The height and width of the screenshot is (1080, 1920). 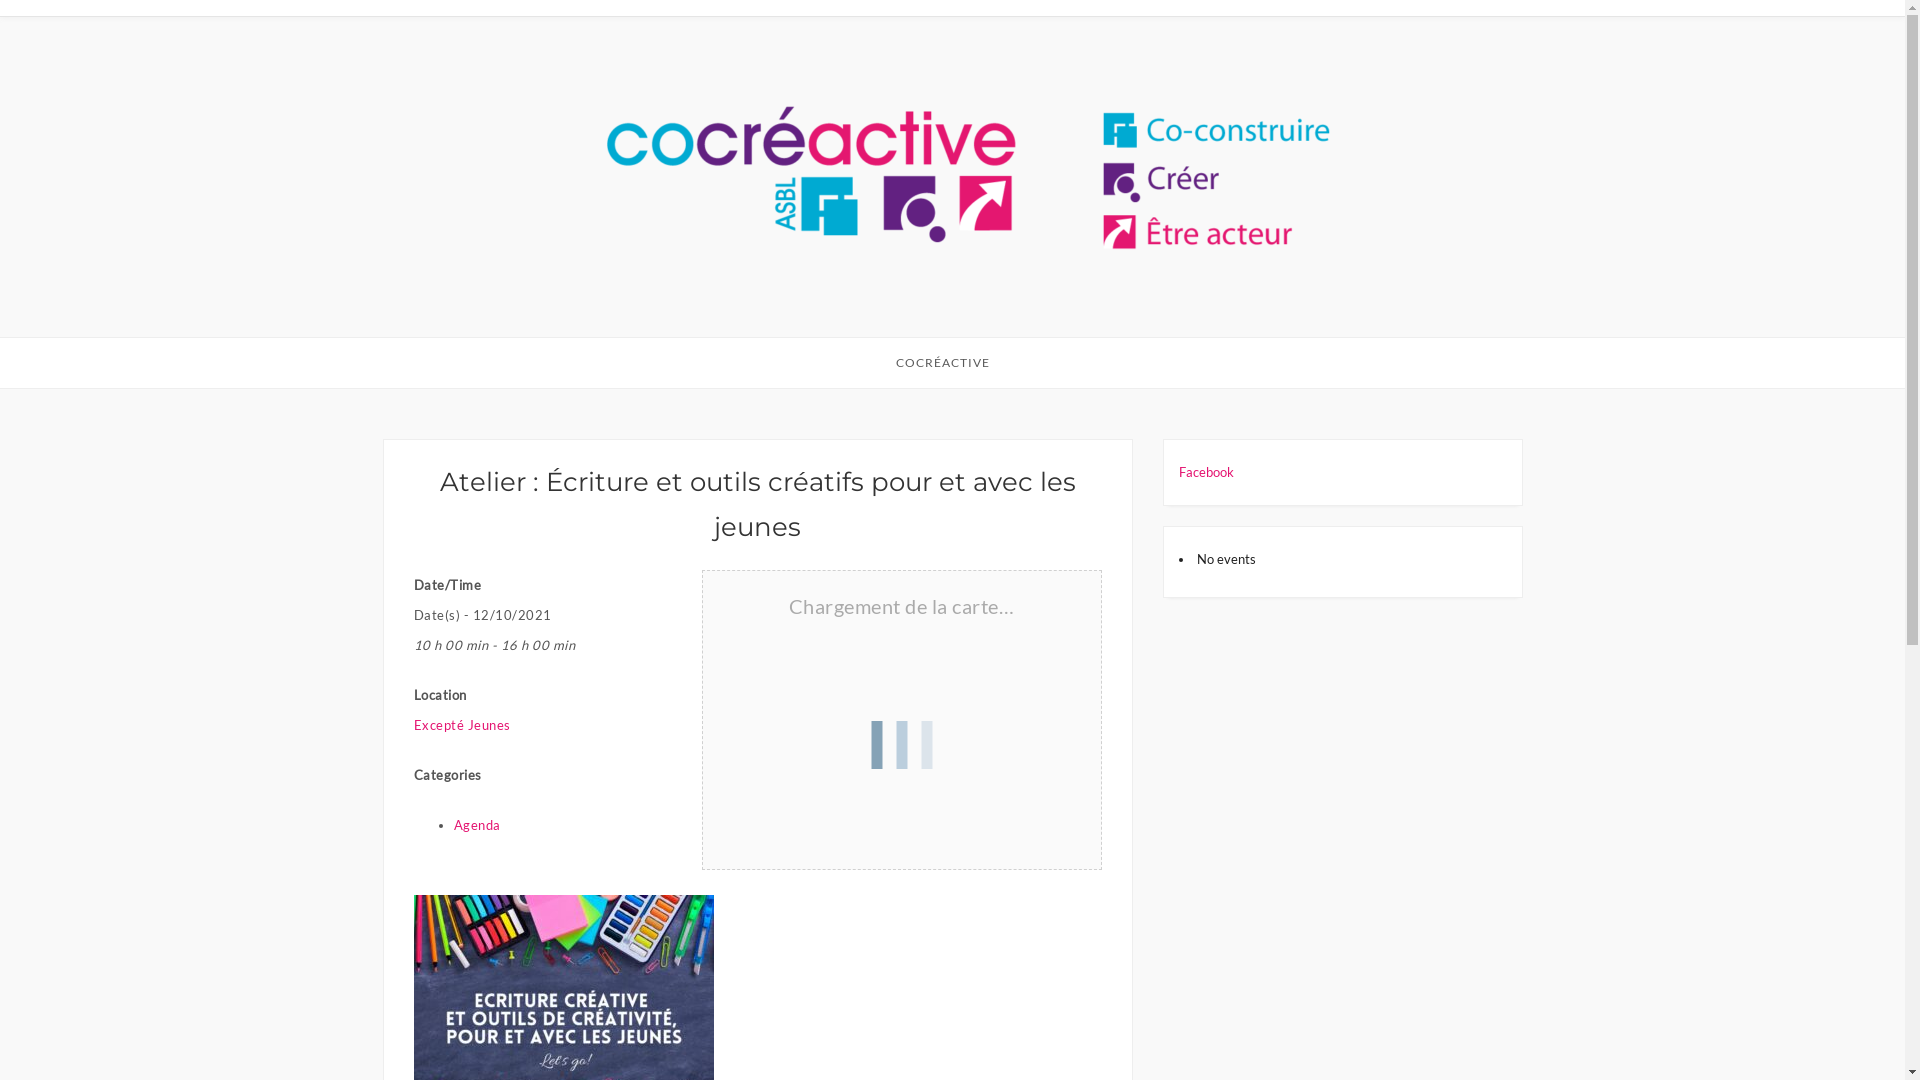 What do you see at coordinates (1204, 471) in the screenshot?
I see `'Facebook'` at bounding box center [1204, 471].